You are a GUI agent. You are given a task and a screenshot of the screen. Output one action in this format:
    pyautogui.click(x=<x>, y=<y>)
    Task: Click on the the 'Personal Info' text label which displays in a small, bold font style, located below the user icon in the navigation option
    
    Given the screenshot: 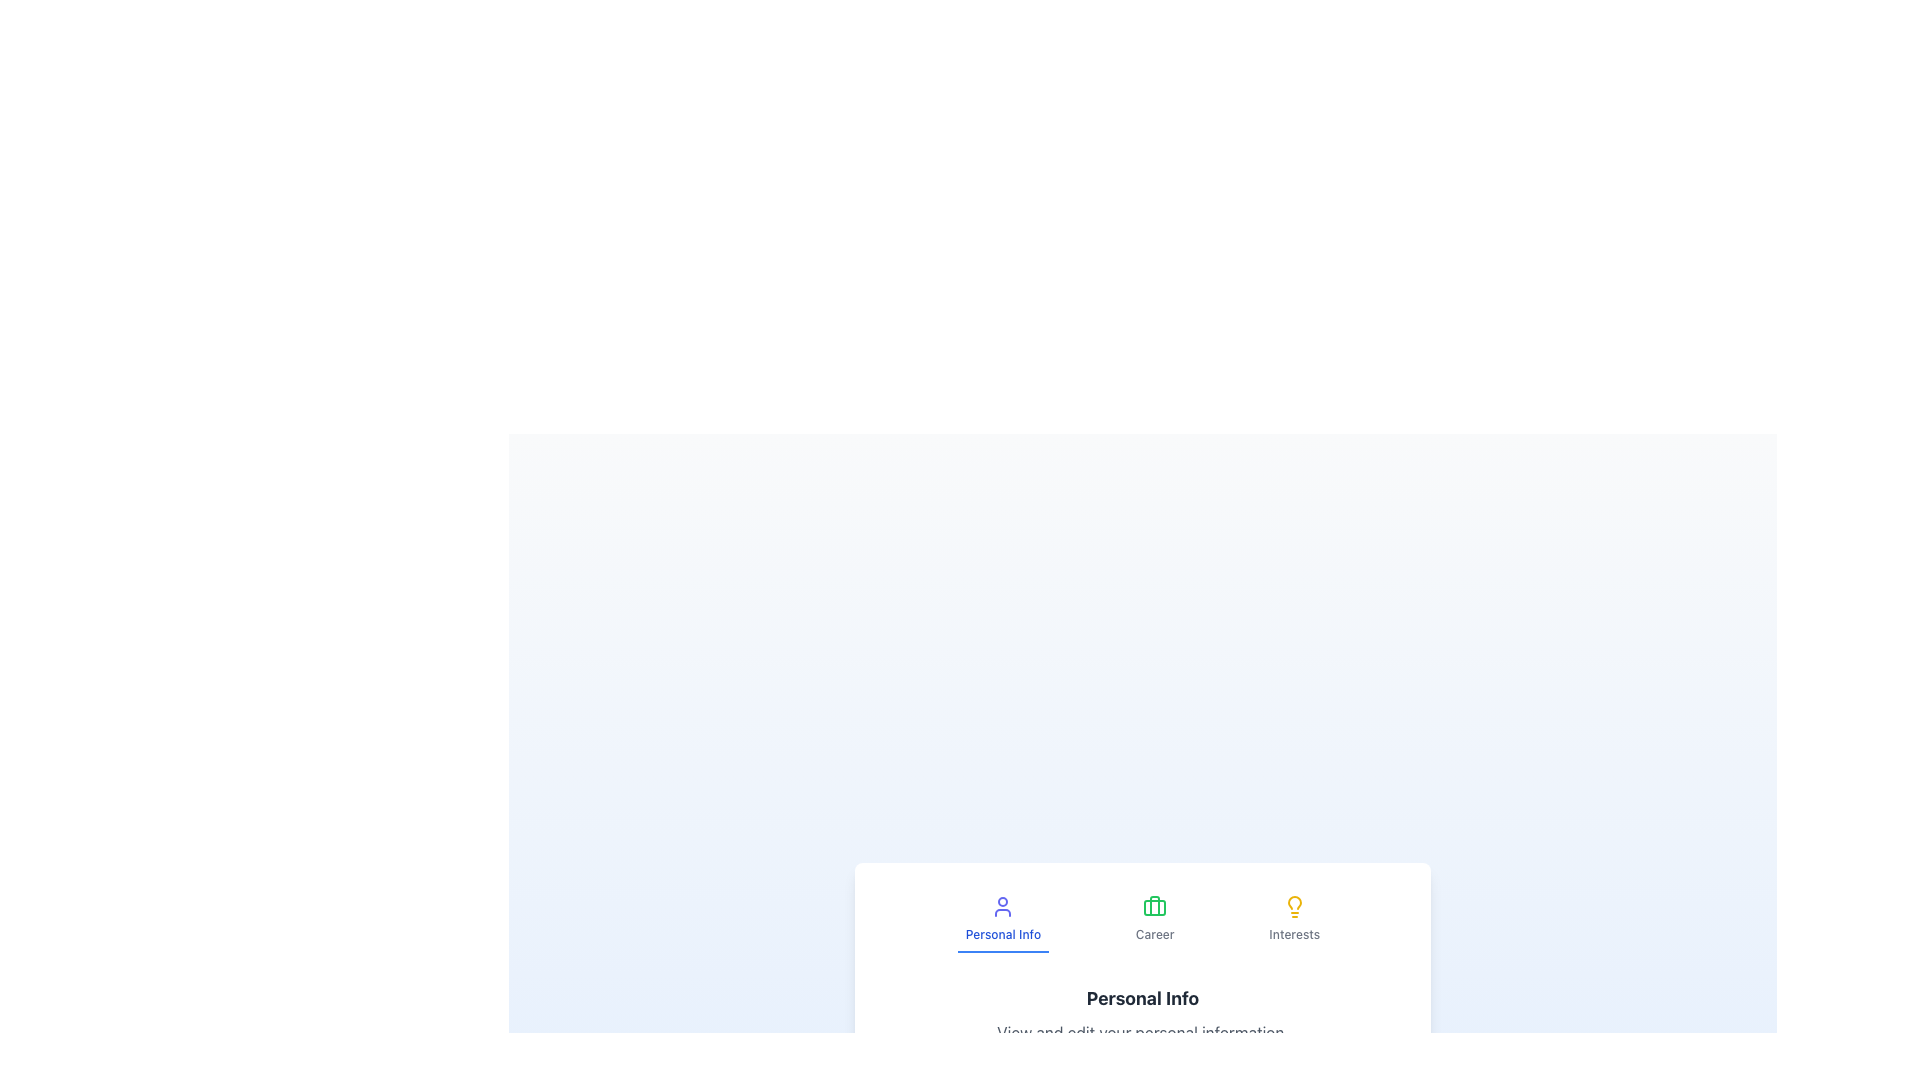 What is the action you would take?
    pyautogui.click(x=1003, y=934)
    